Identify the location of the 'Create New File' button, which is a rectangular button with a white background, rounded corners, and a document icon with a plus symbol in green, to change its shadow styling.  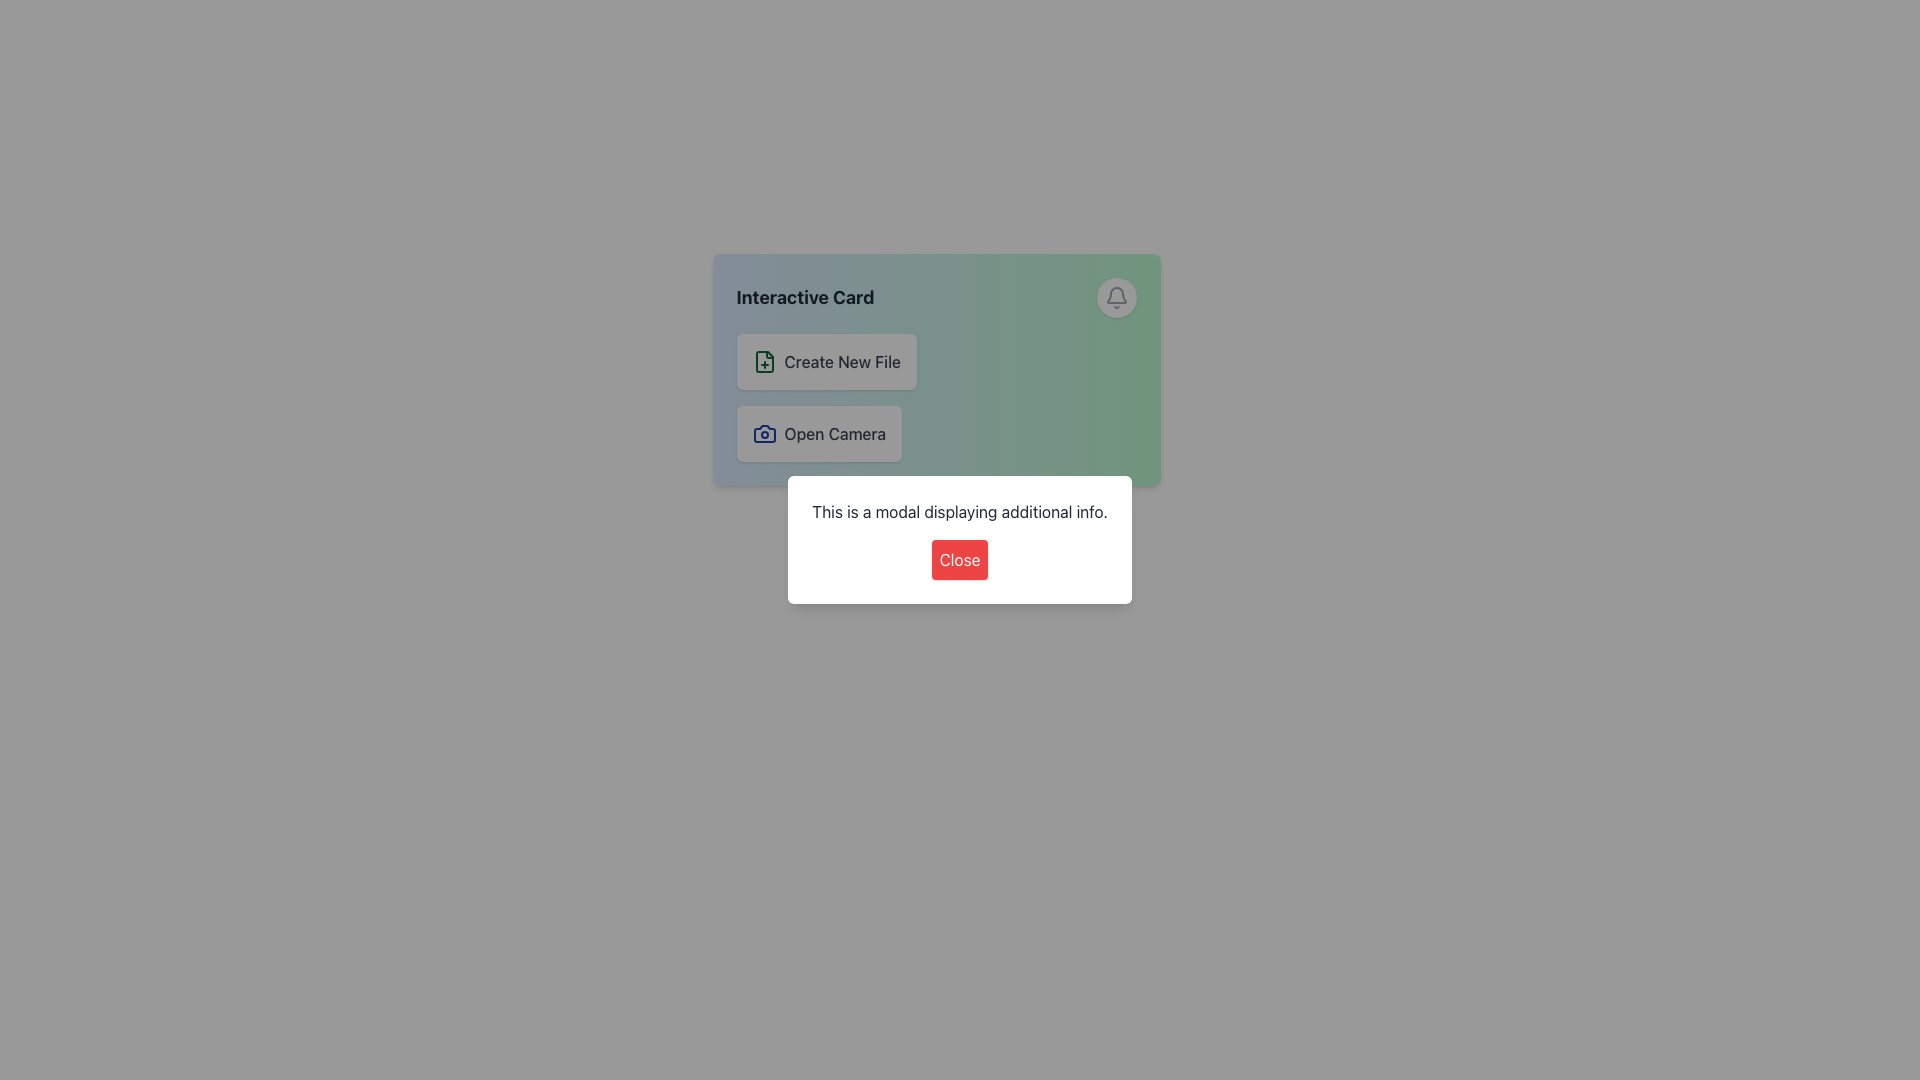
(826, 362).